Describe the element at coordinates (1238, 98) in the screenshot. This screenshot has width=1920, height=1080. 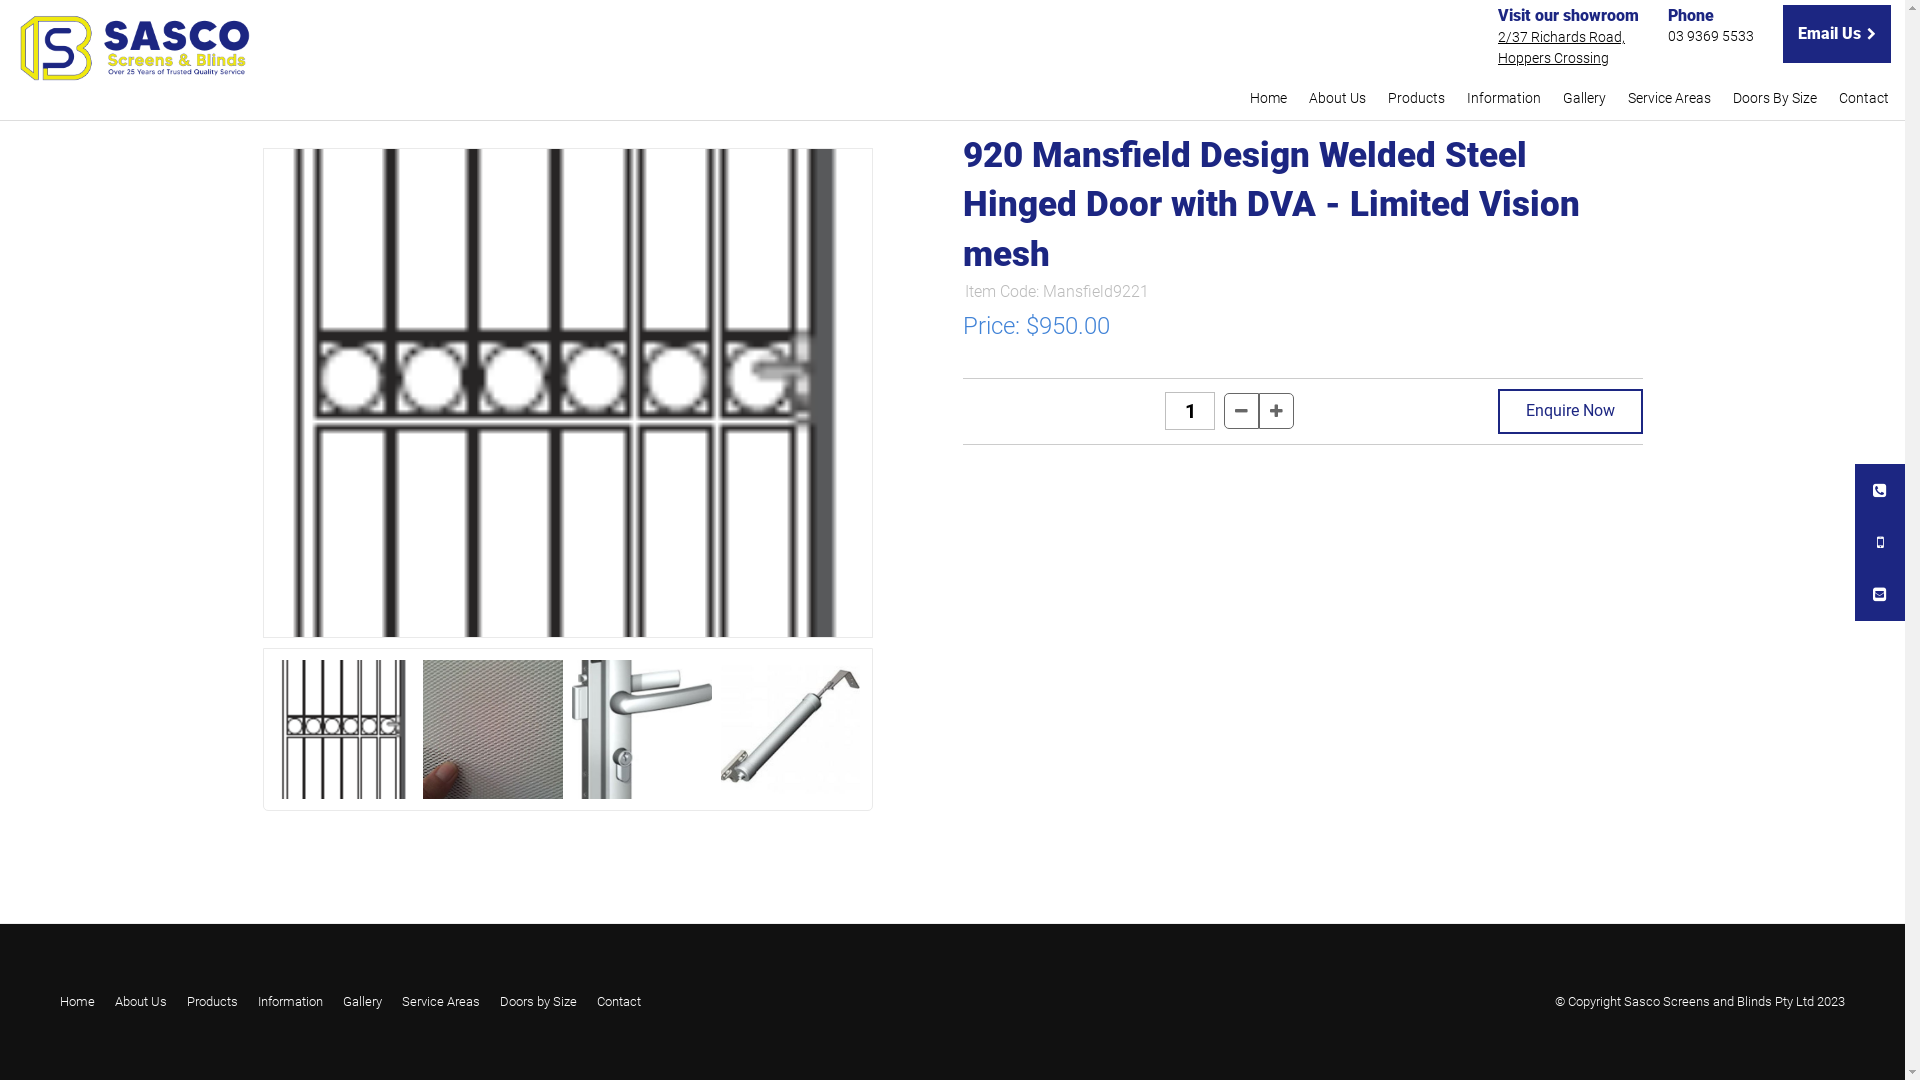
I see `'Home'` at that location.